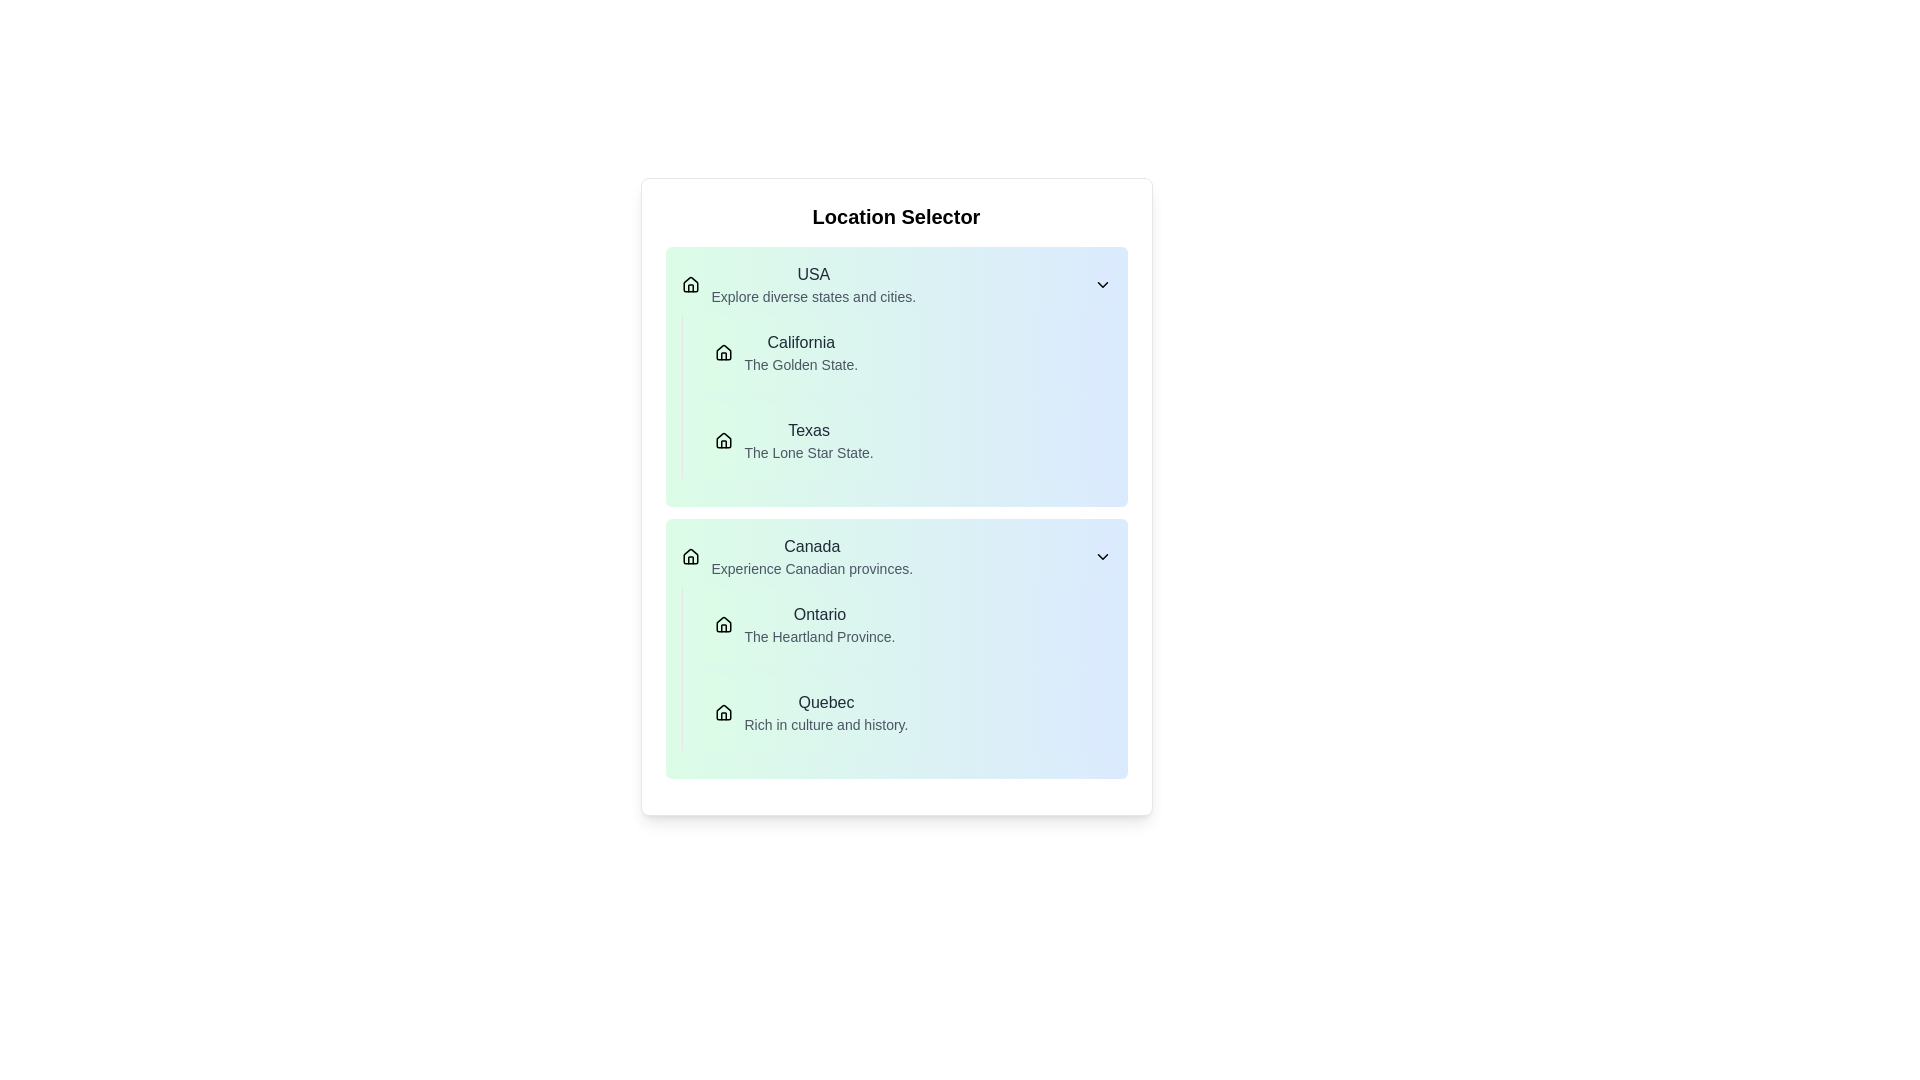  What do you see at coordinates (904, 352) in the screenshot?
I see `the California button in the Location Selector` at bounding box center [904, 352].